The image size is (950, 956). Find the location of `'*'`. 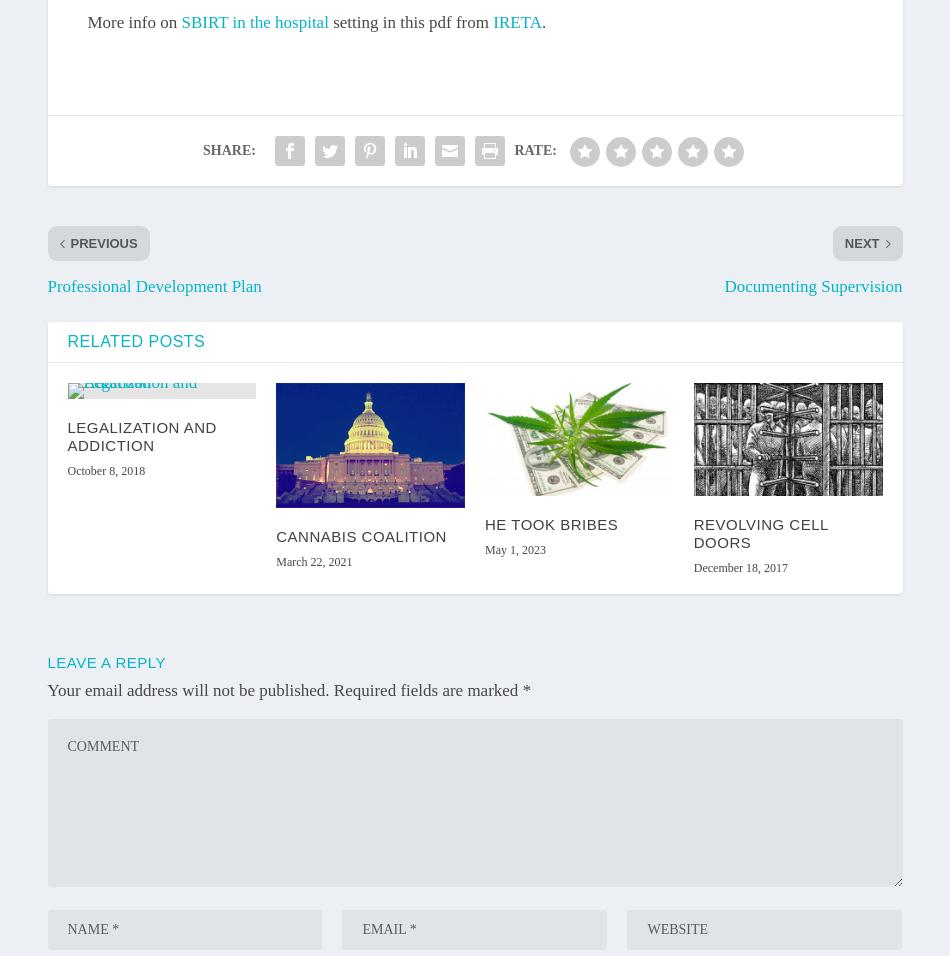

'*' is located at coordinates (526, 689).